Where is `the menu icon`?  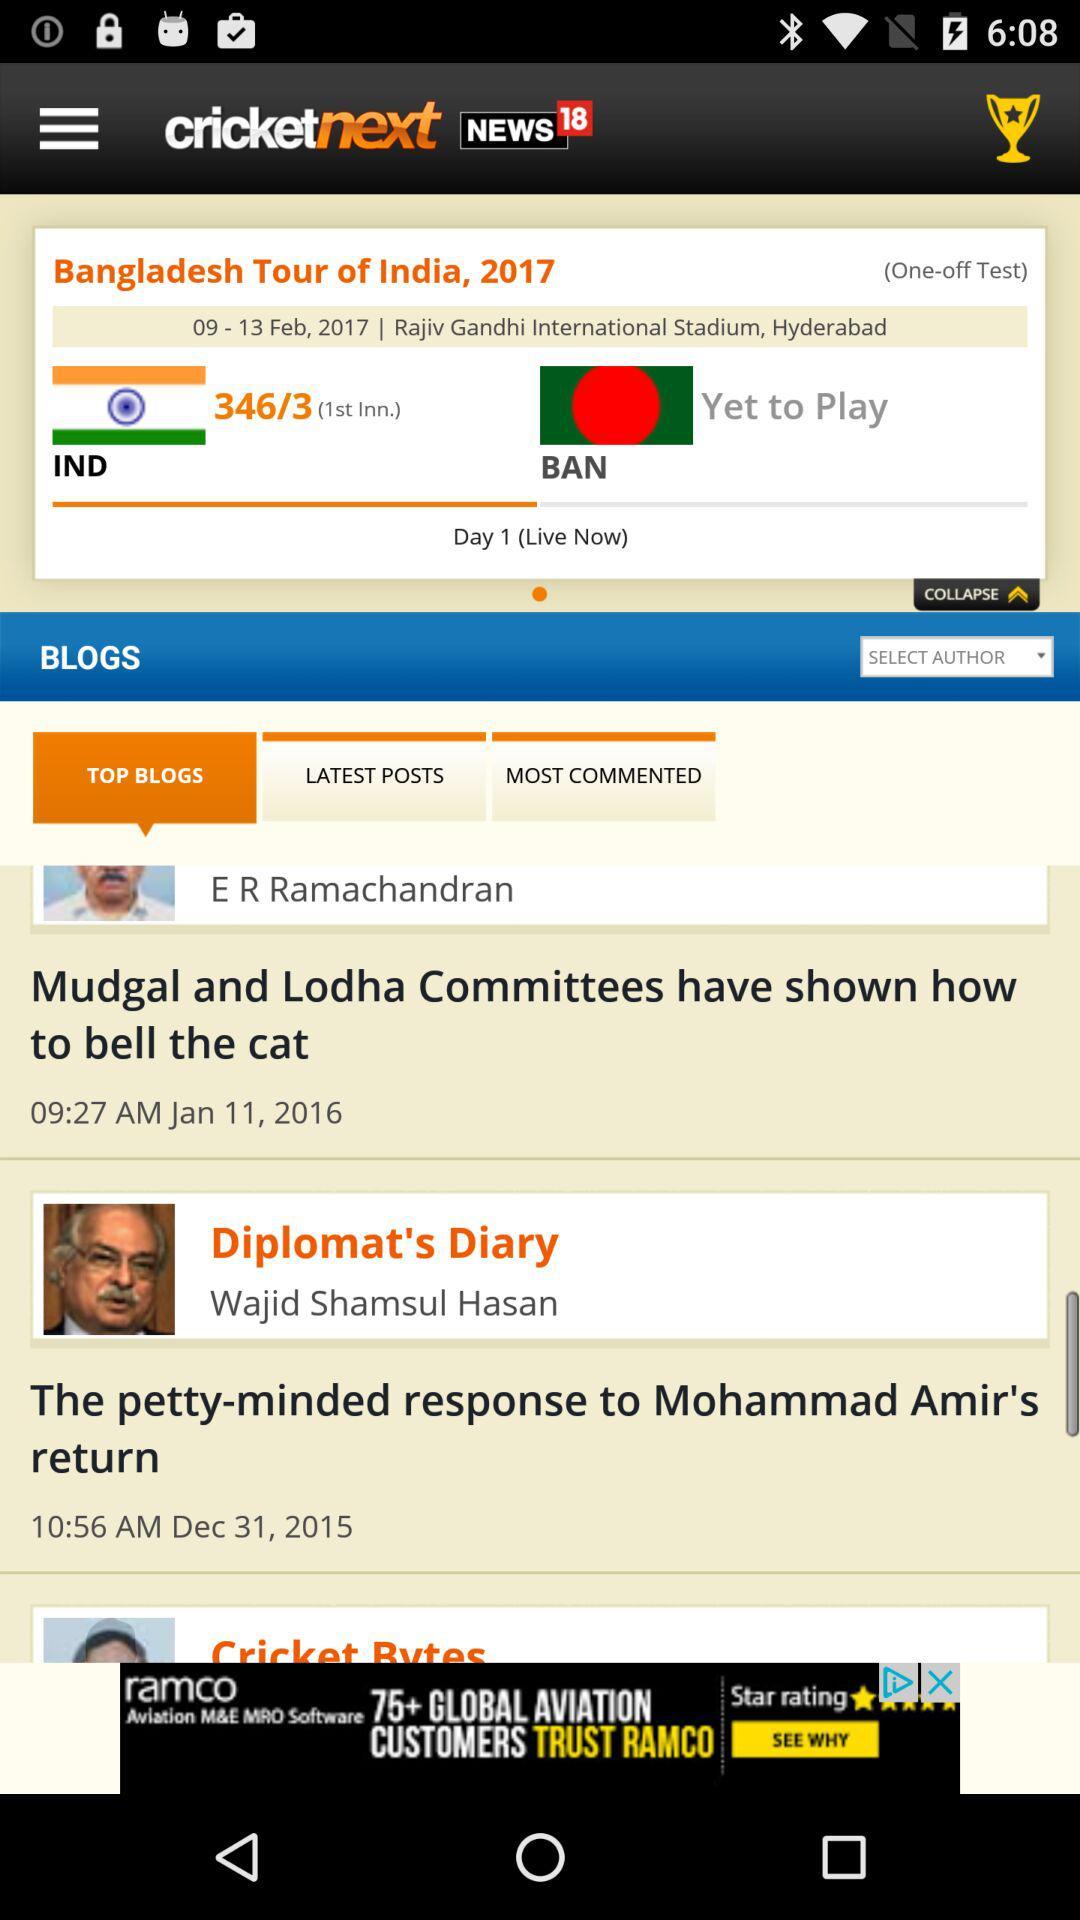
the menu icon is located at coordinates (68, 136).